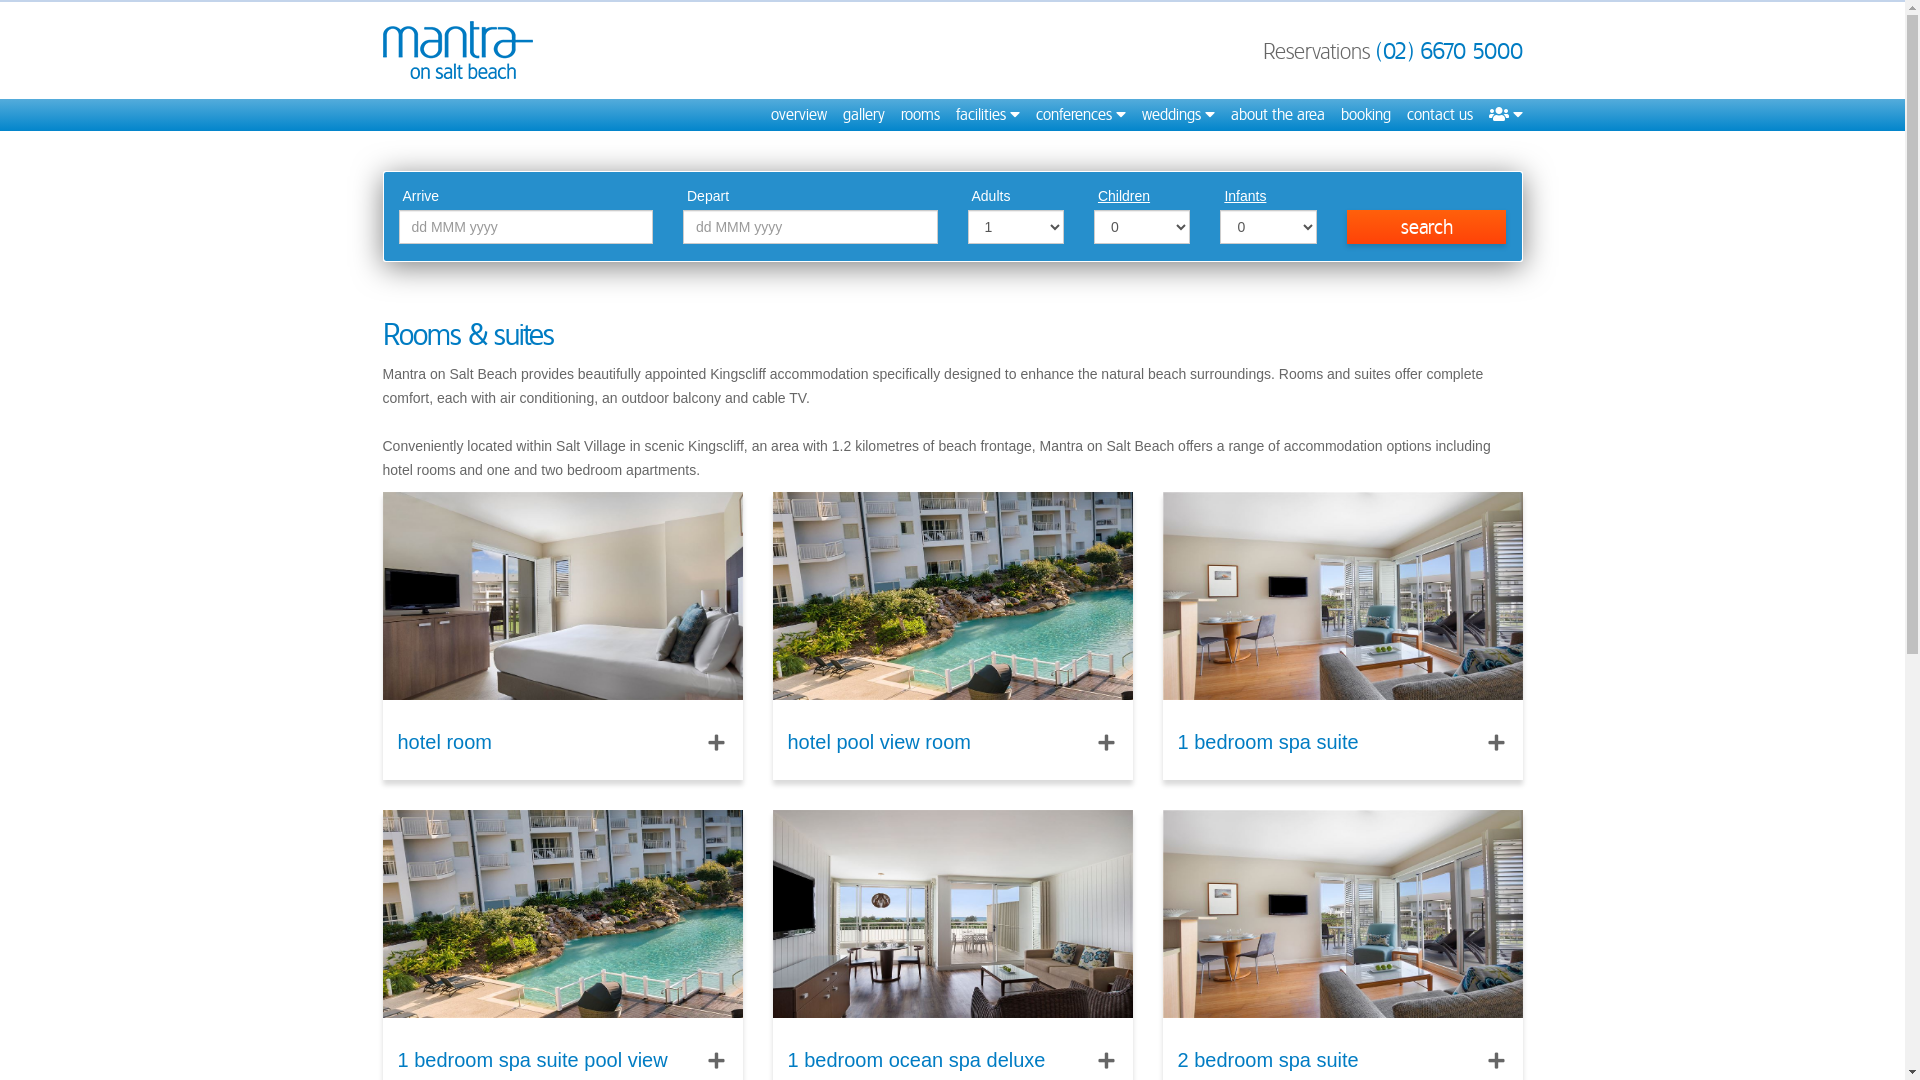 This screenshot has height=1080, width=1920. What do you see at coordinates (1275, 115) in the screenshot?
I see `'about the area'` at bounding box center [1275, 115].